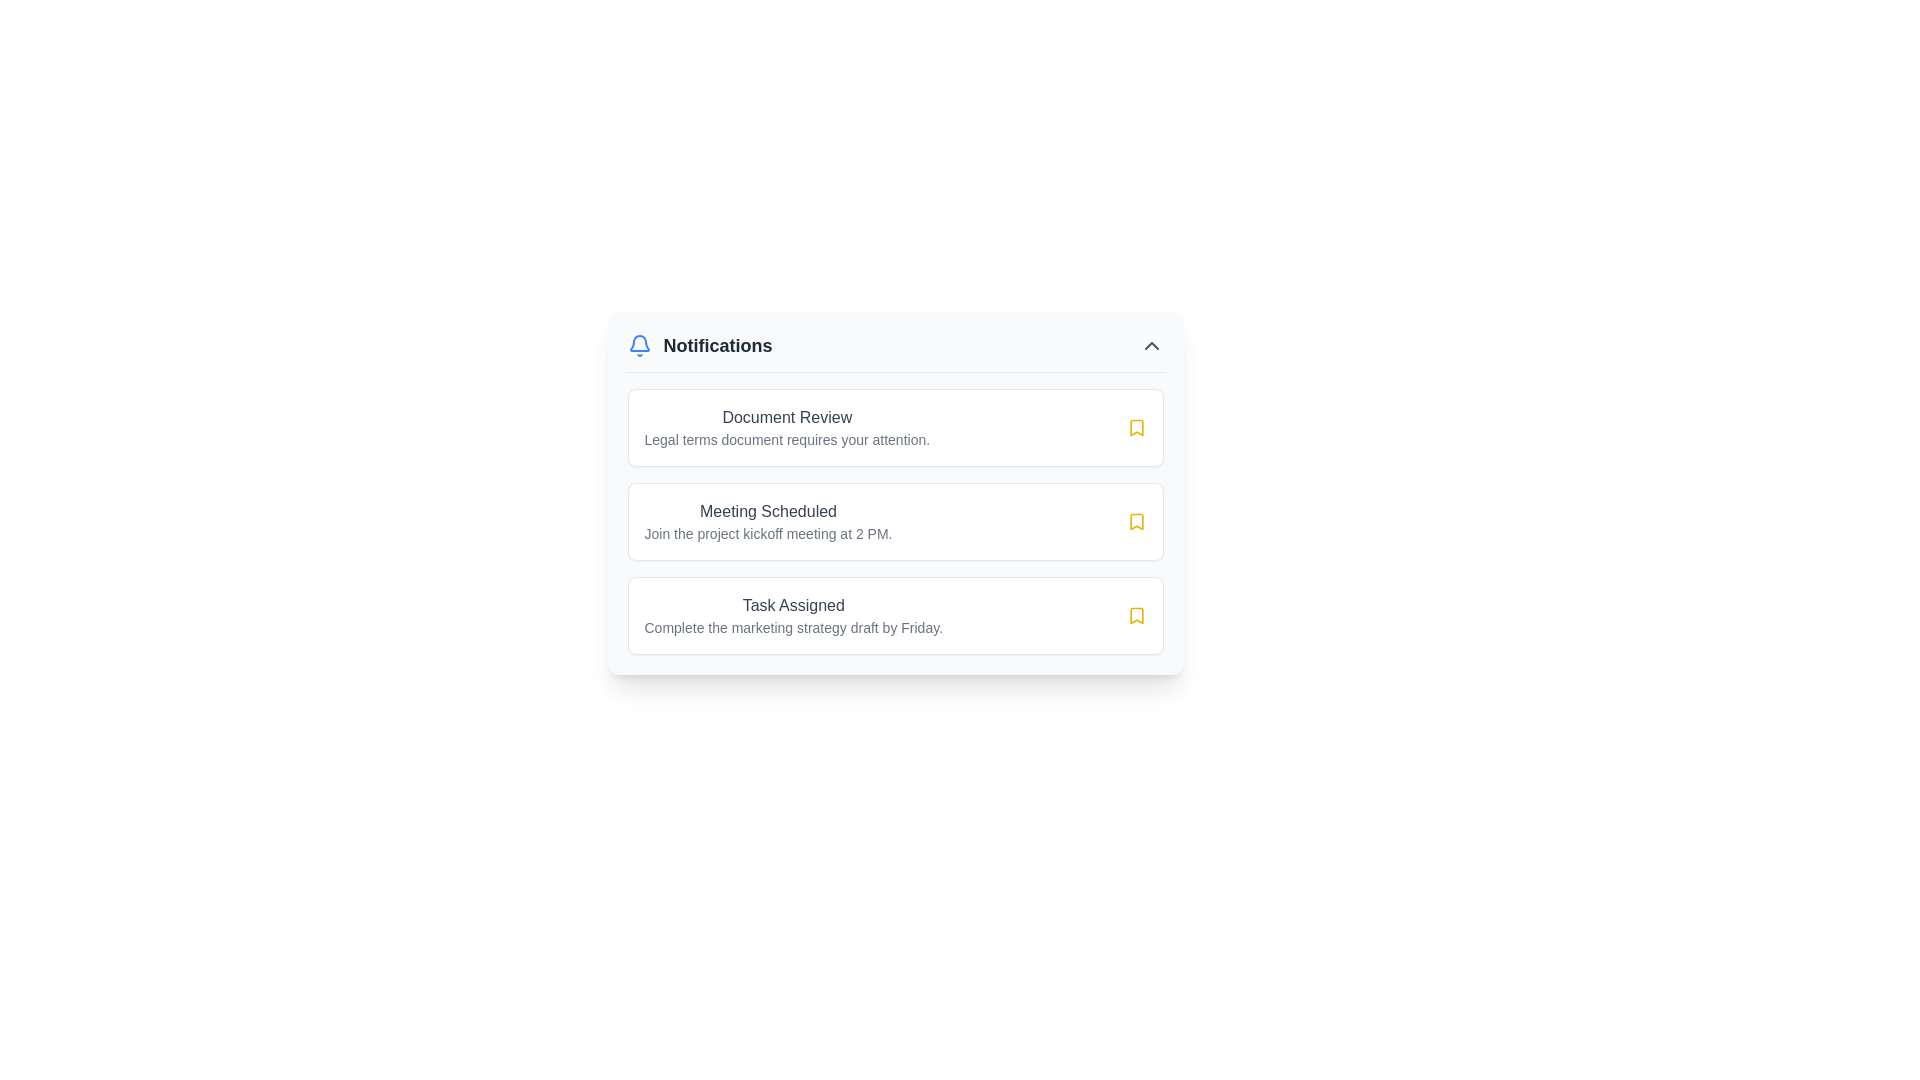 Image resolution: width=1920 pixels, height=1080 pixels. I want to click on the bookmark icon located at the right end of the 'Document Review' notification card with the subtext 'Legal terms document requires your attention.', so click(1136, 427).